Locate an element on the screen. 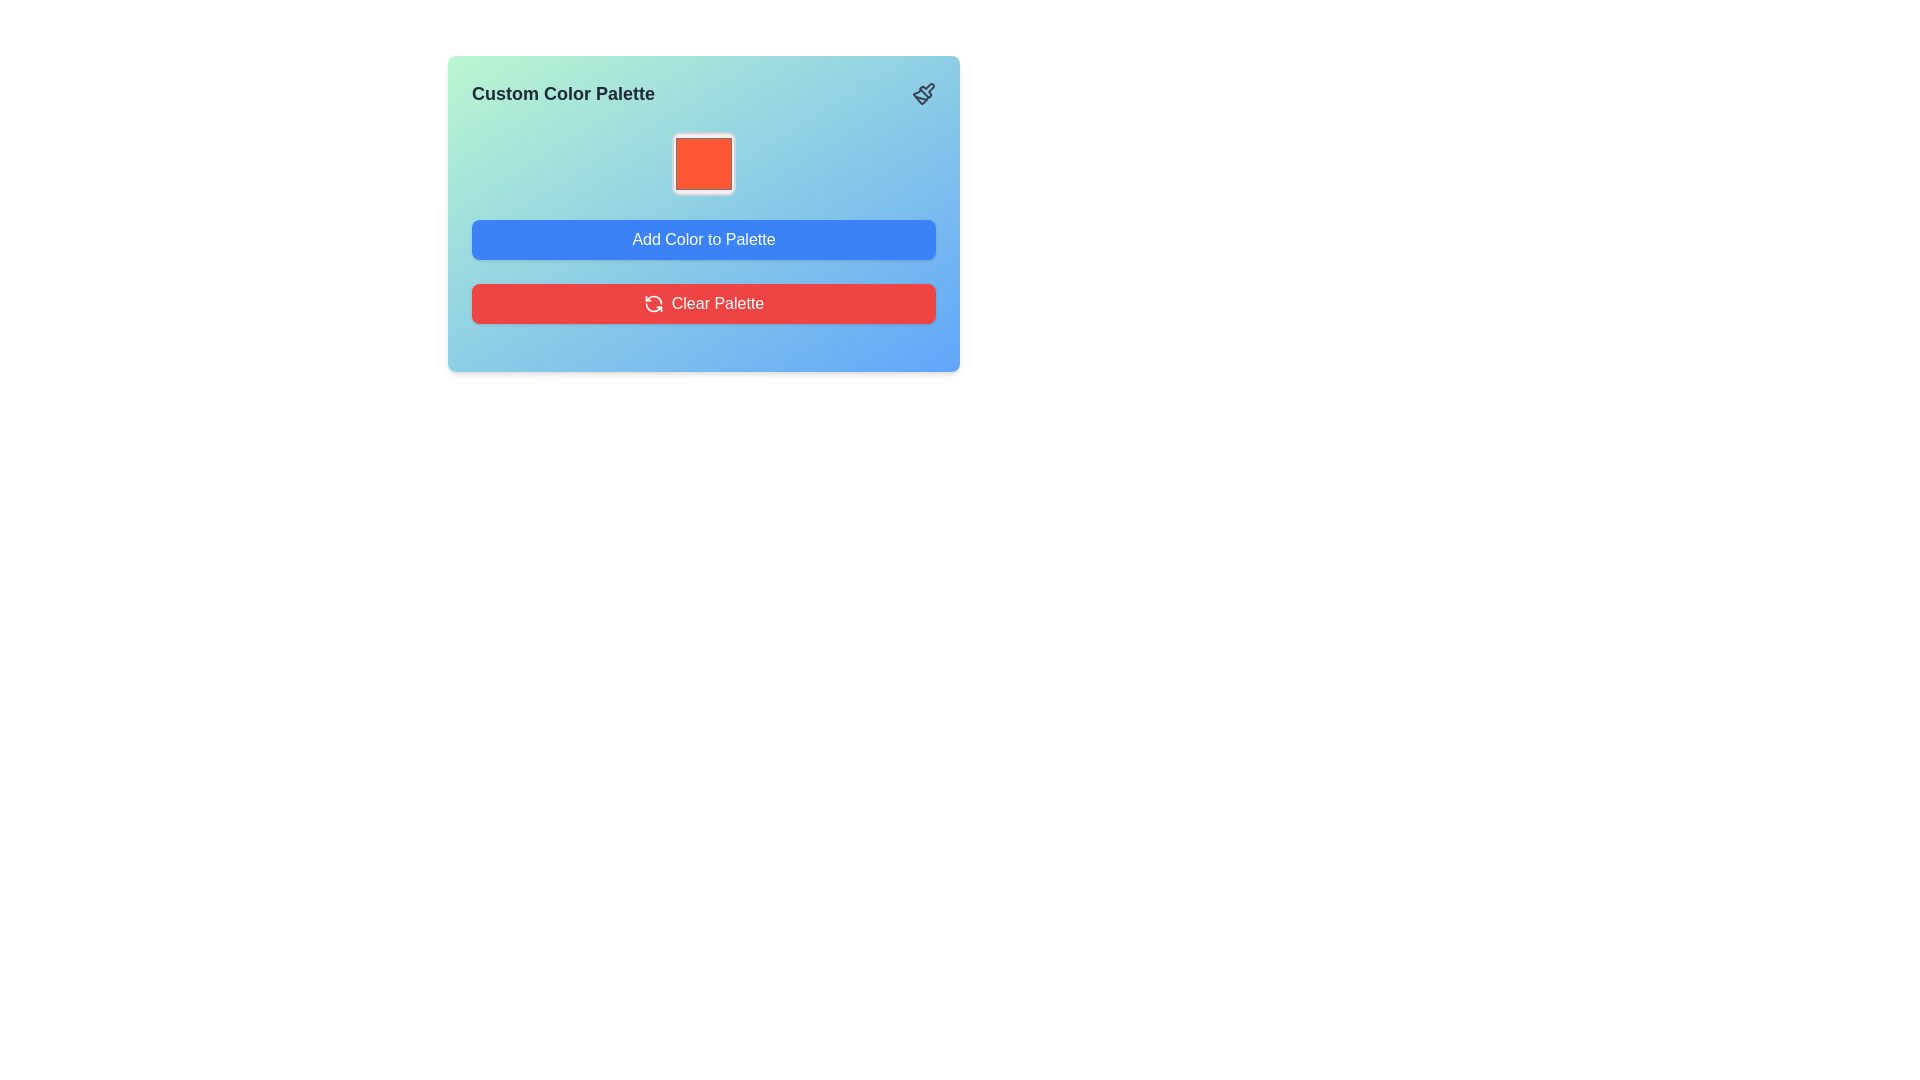 The width and height of the screenshot is (1920, 1080). the rectangular panel with a gradient background that contains the title 'Custom Color Palette', a color block, and two buttons labeled 'Add Color to Palette' and 'Clear Palette' is located at coordinates (704, 213).